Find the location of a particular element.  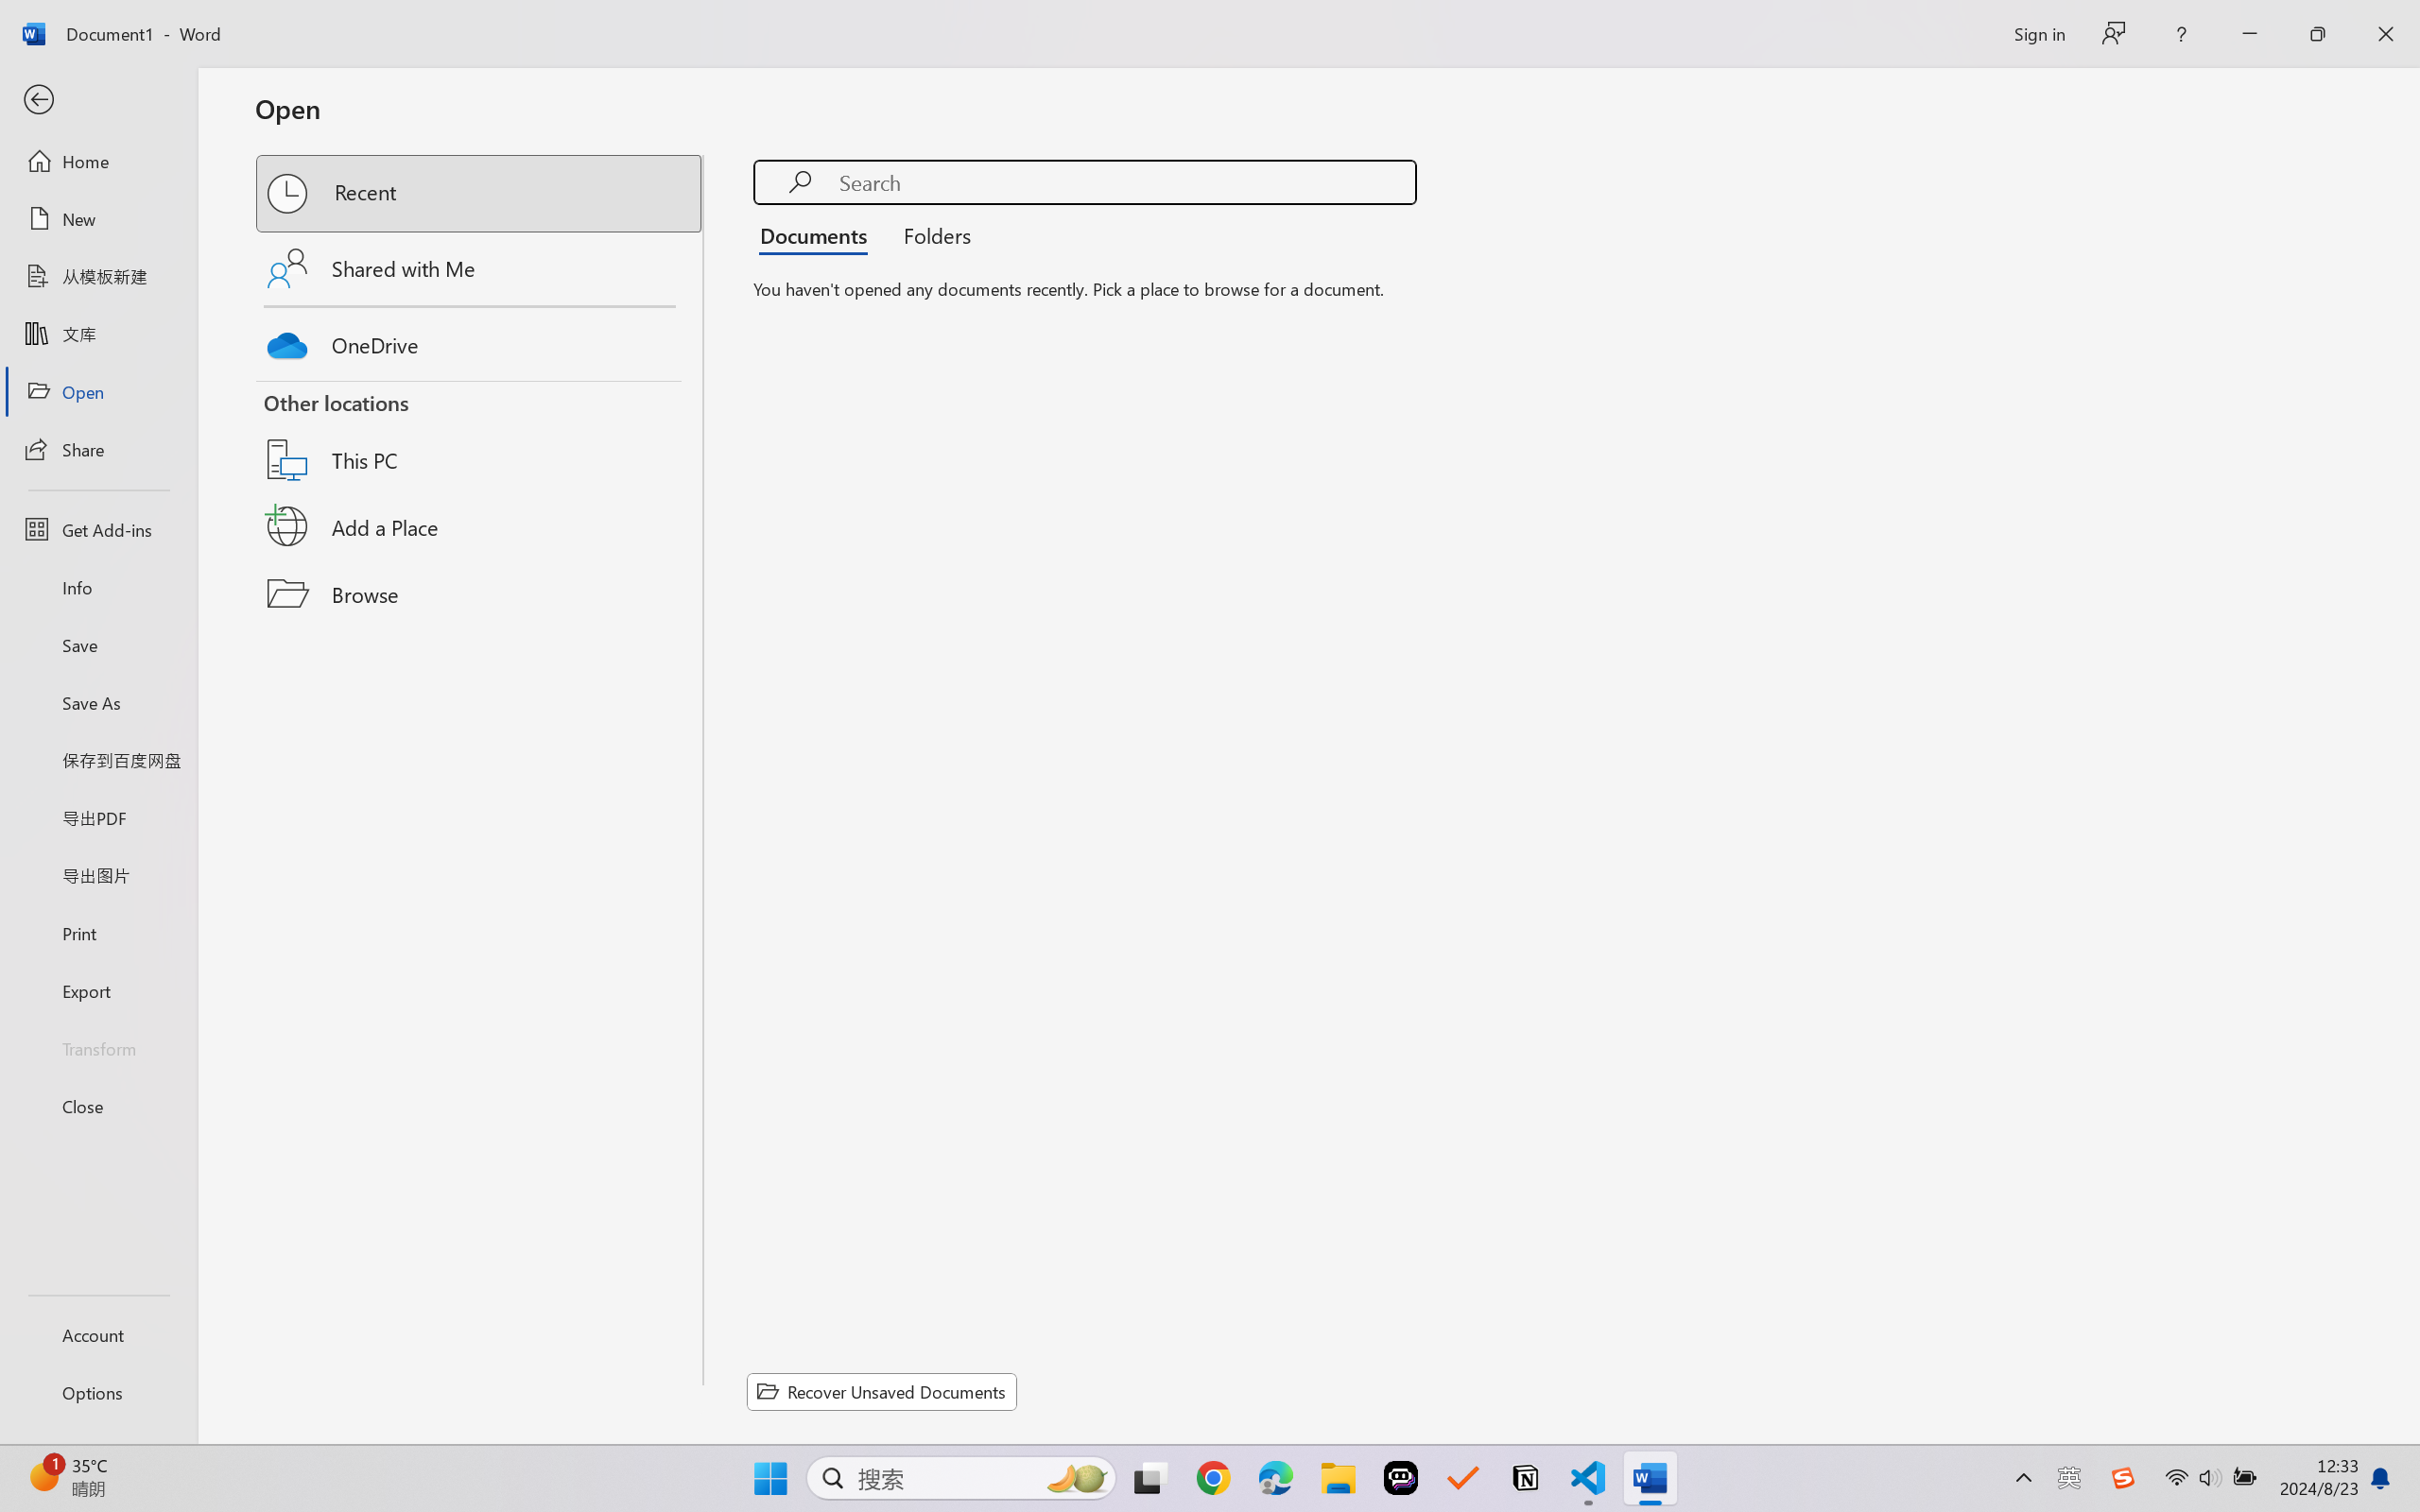

'Shared with Me' is located at coordinates (480, 267).